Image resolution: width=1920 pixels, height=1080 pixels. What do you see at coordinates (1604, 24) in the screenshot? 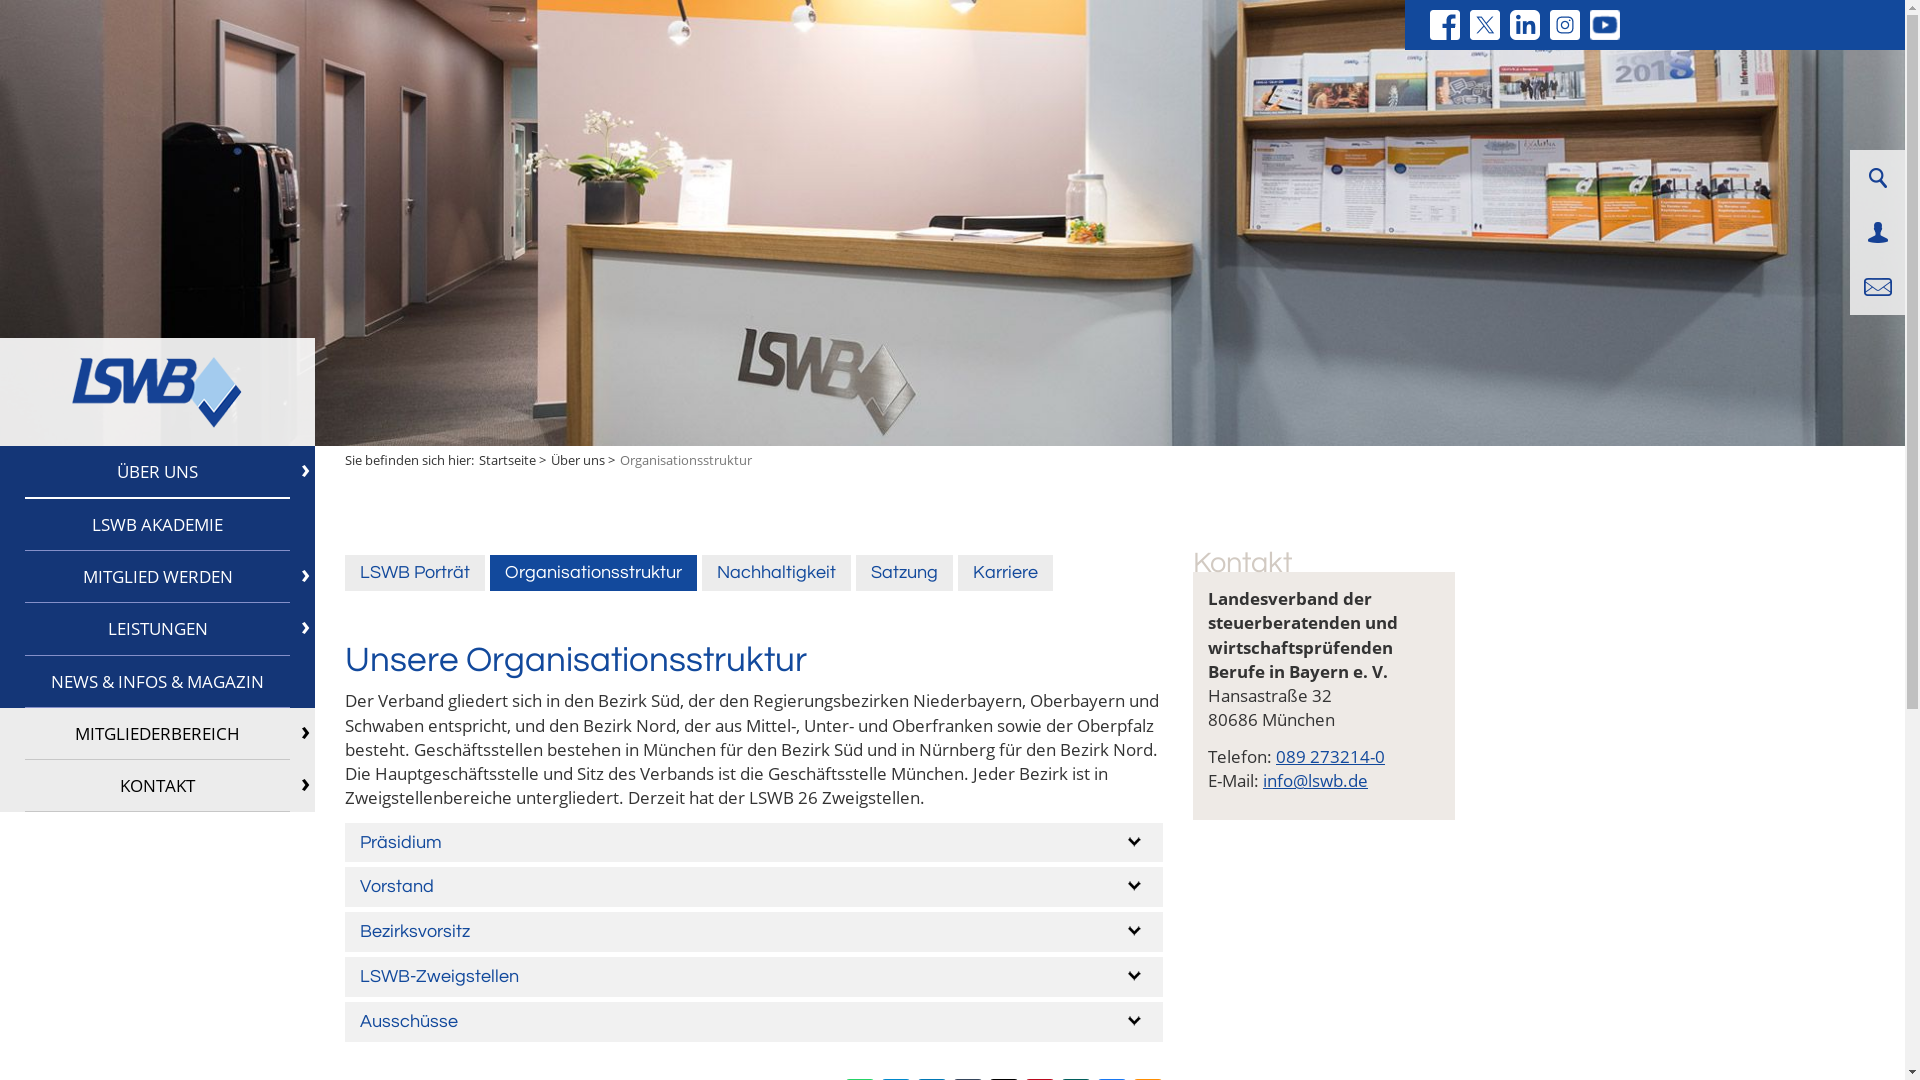
I see `'LSWB bei Youtube'` at bounding box center [1604, 24].